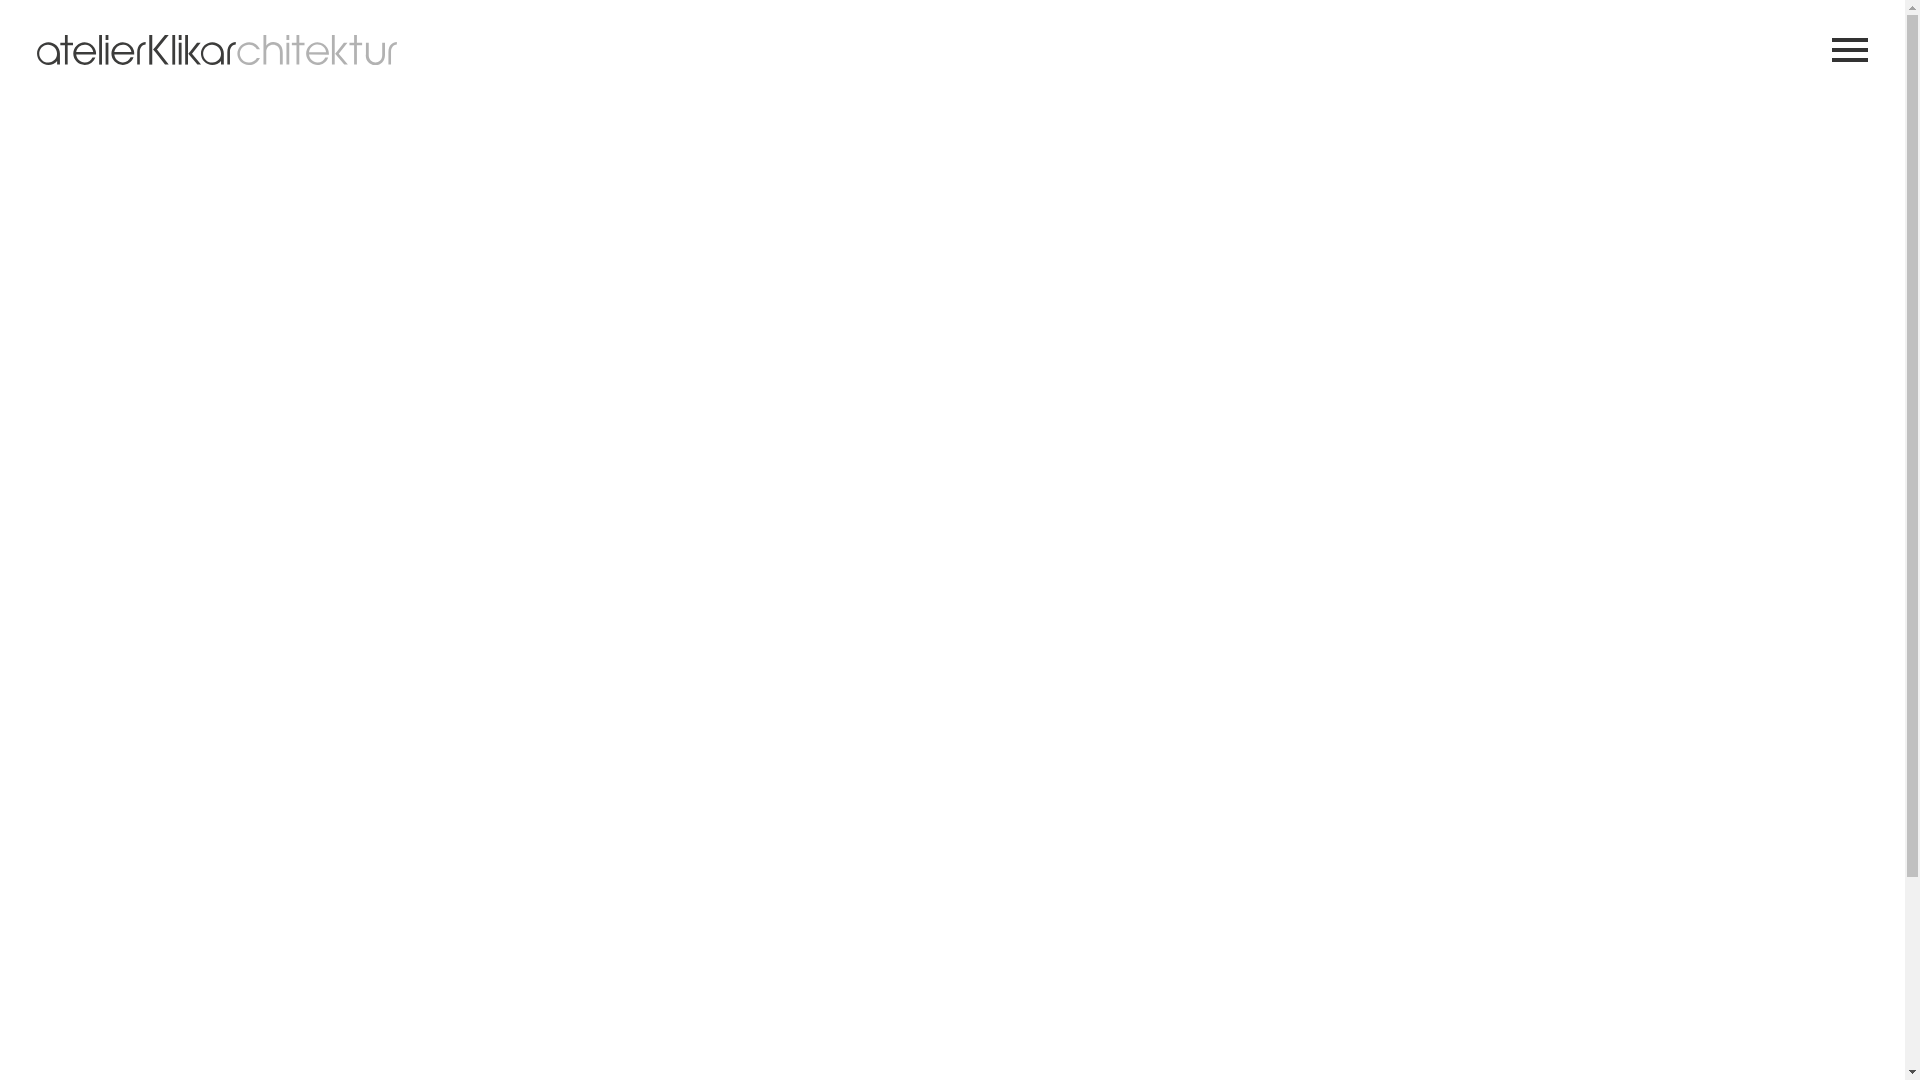 Image resolution: width=1920 pixels, height=1080 pixels. Describe the element at coordinates (1848, 49) in the screenshot. I see `'Primary Menu'` at that location.